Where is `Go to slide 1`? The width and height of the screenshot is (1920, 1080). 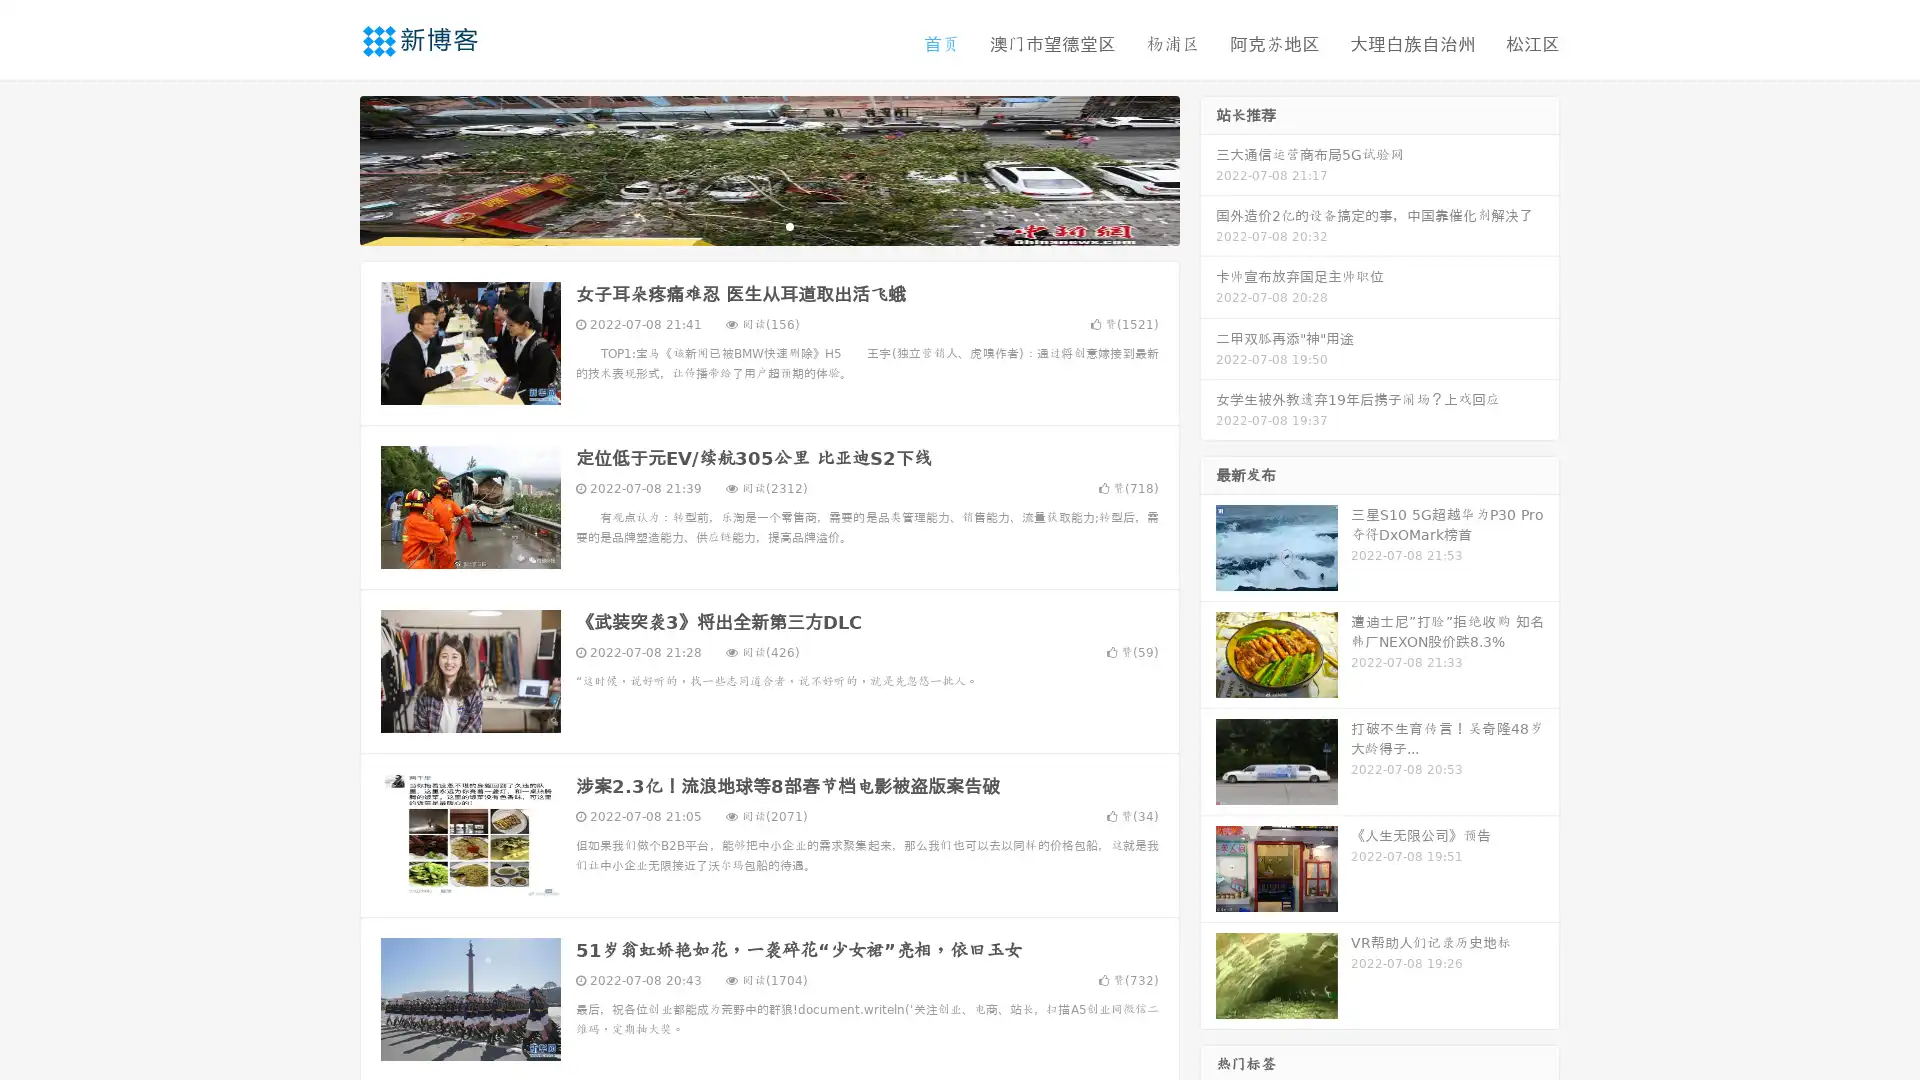 Go to slide 1 is located at coordinates (748, 225).